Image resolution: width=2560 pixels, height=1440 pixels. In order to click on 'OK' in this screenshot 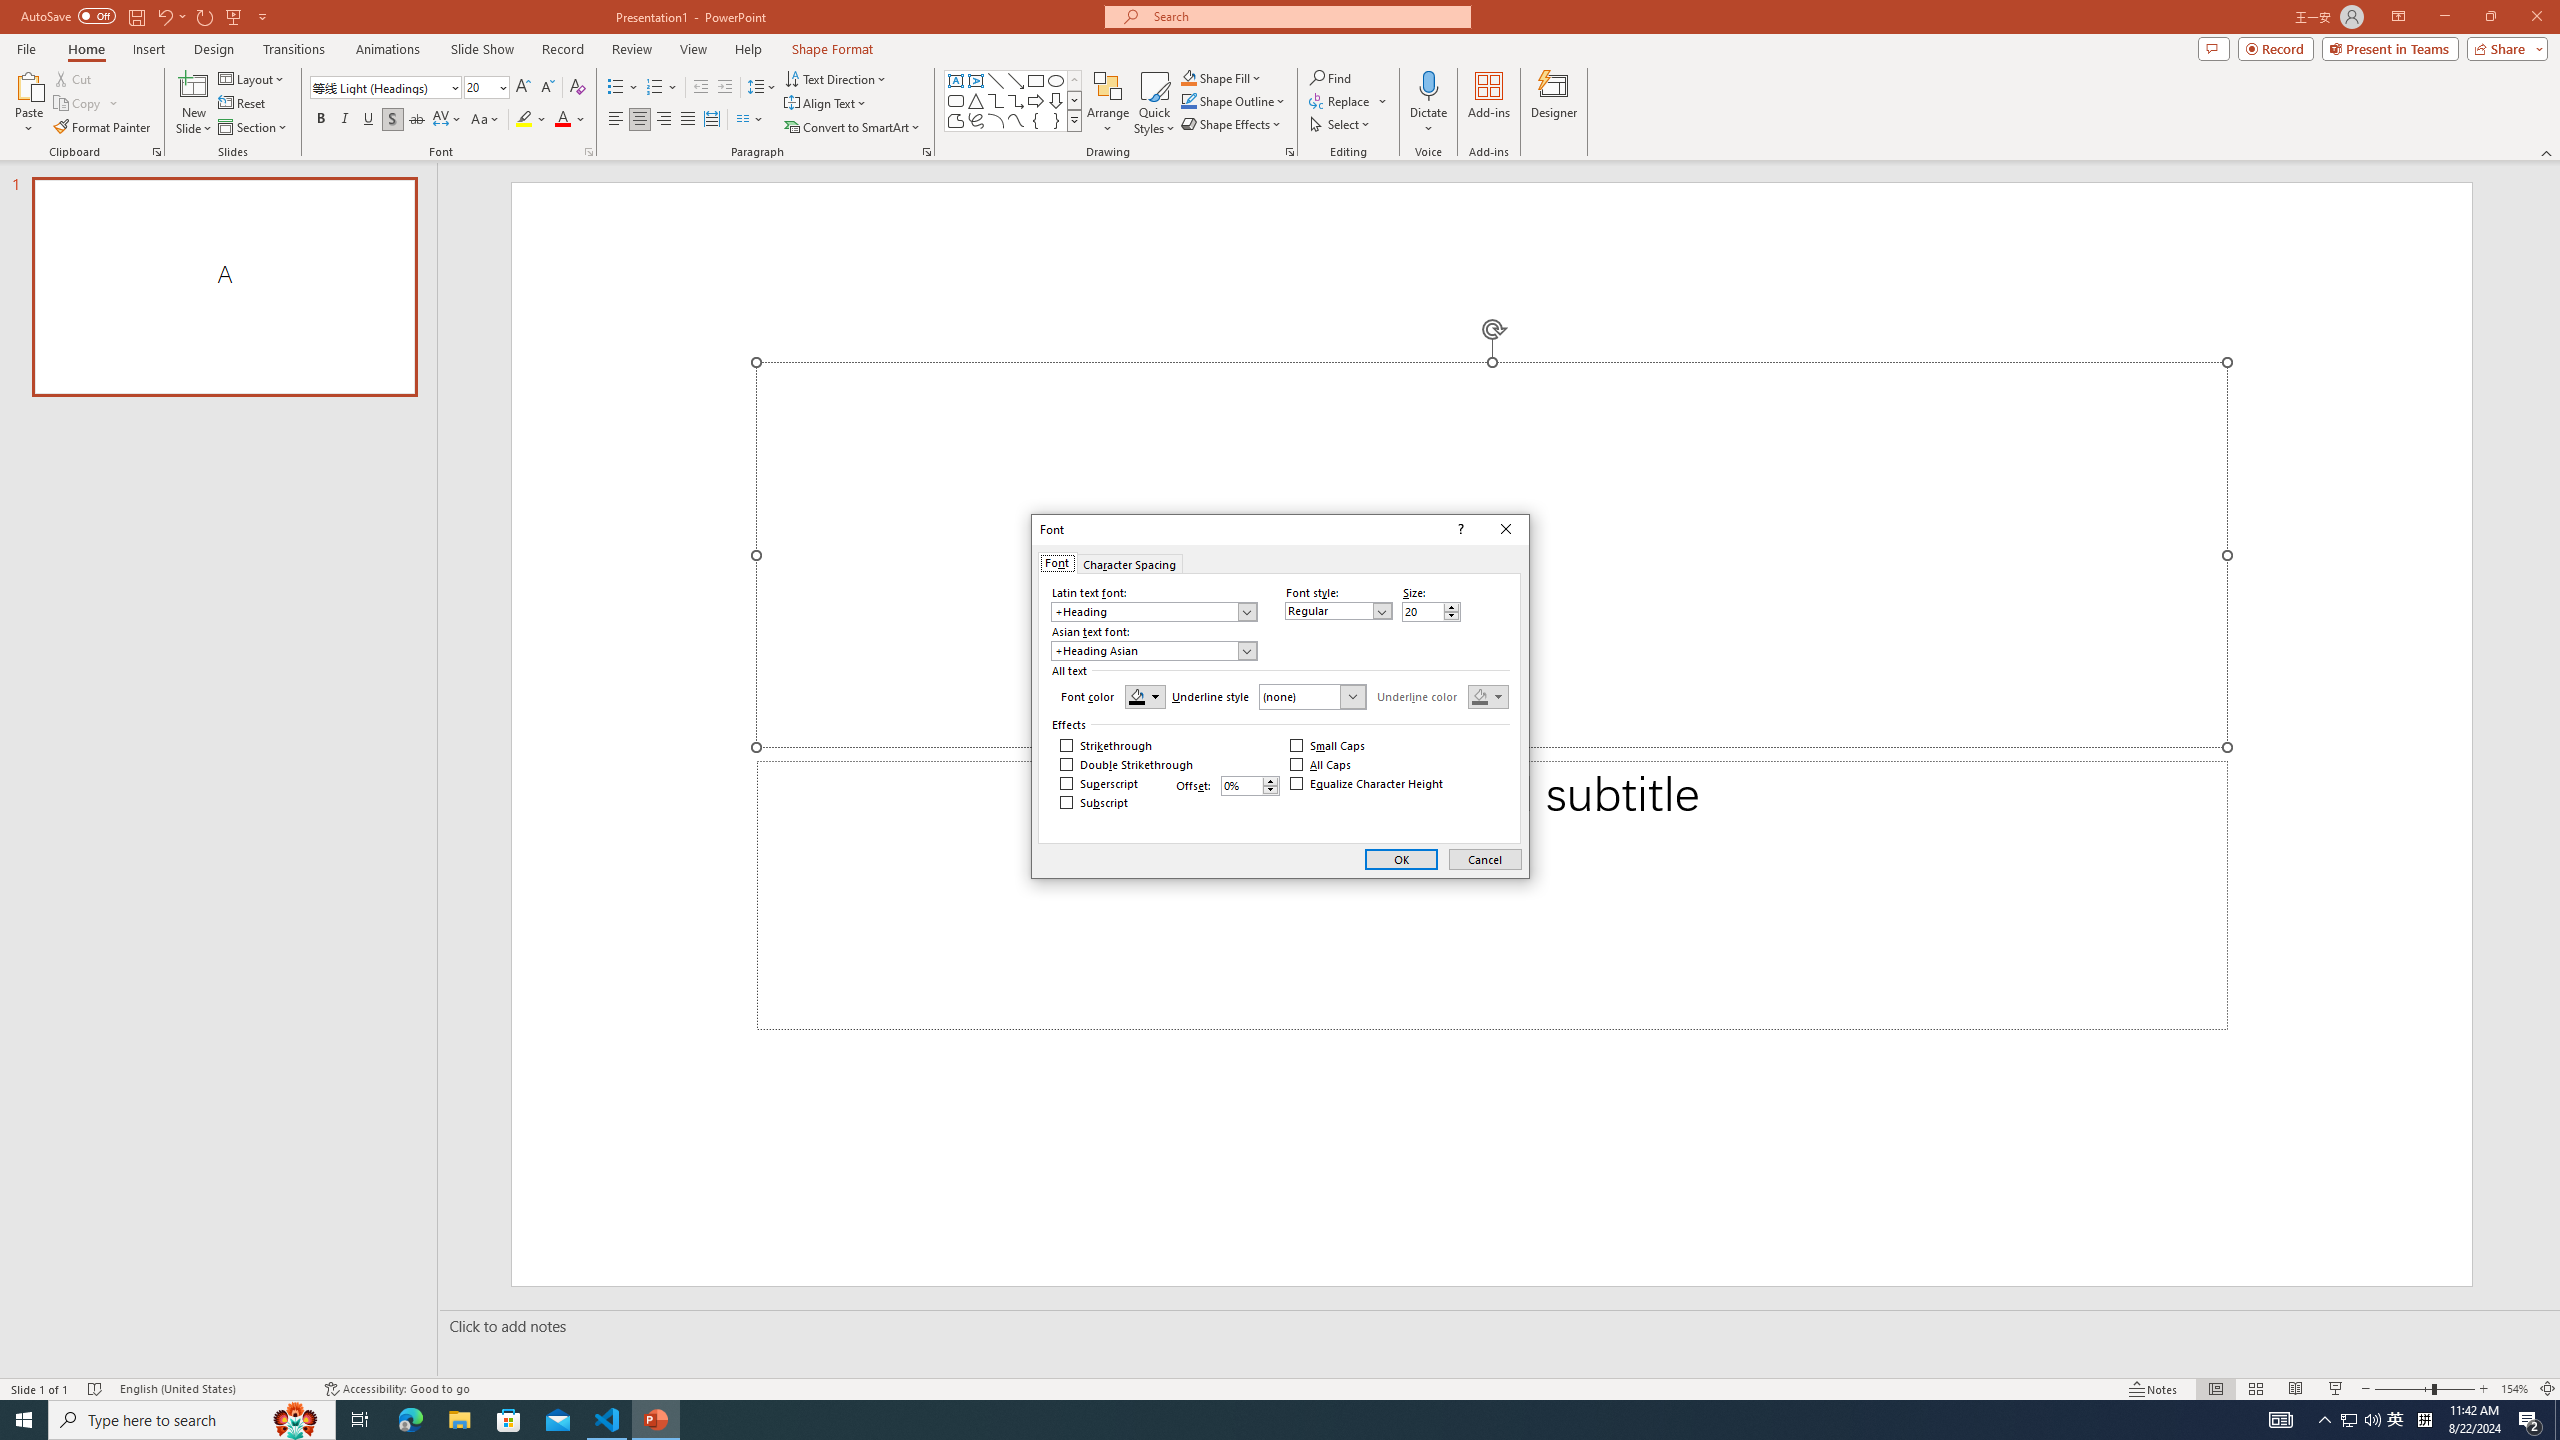, I will do `click(1401, 858)`.